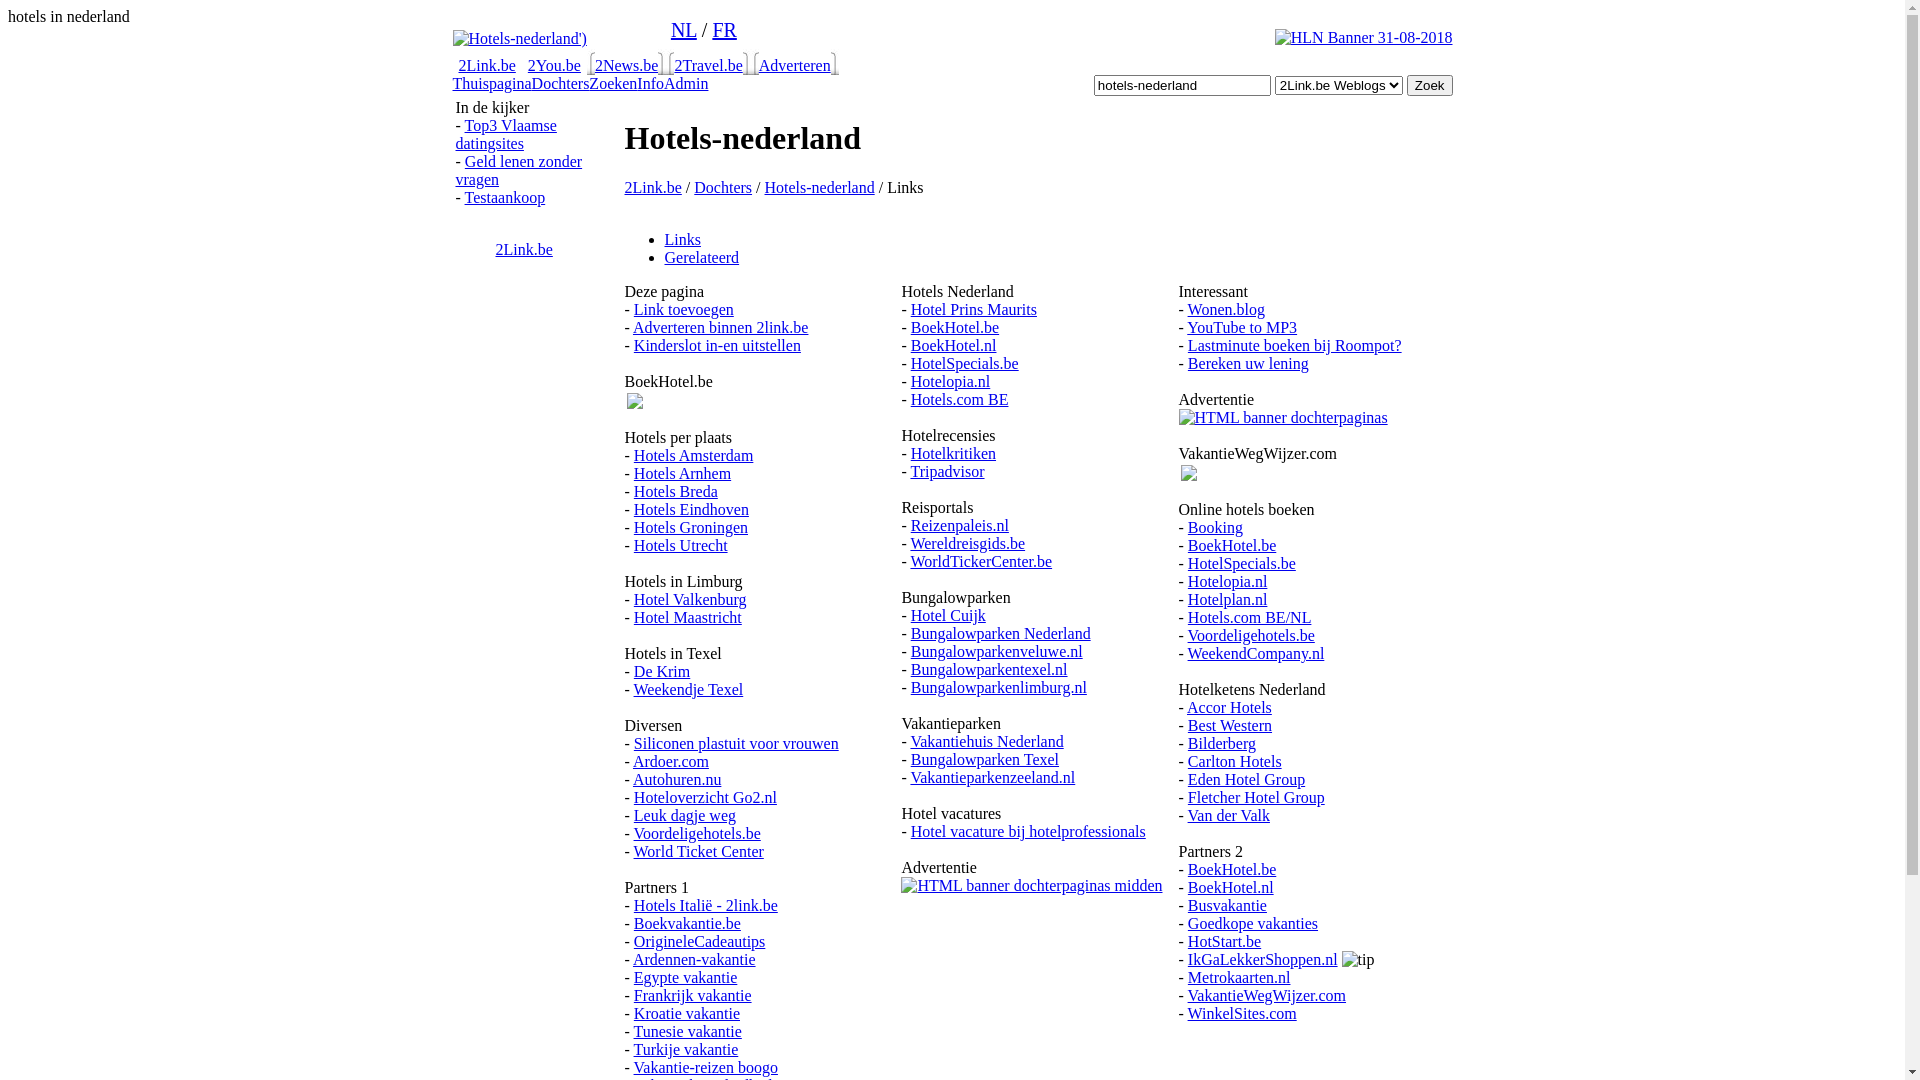 This screenshot has height=1080, width=1920. What do you see at coordinates (711, 30) in the screenshot?
I see `'FR'` at bounding box center [711, 30].